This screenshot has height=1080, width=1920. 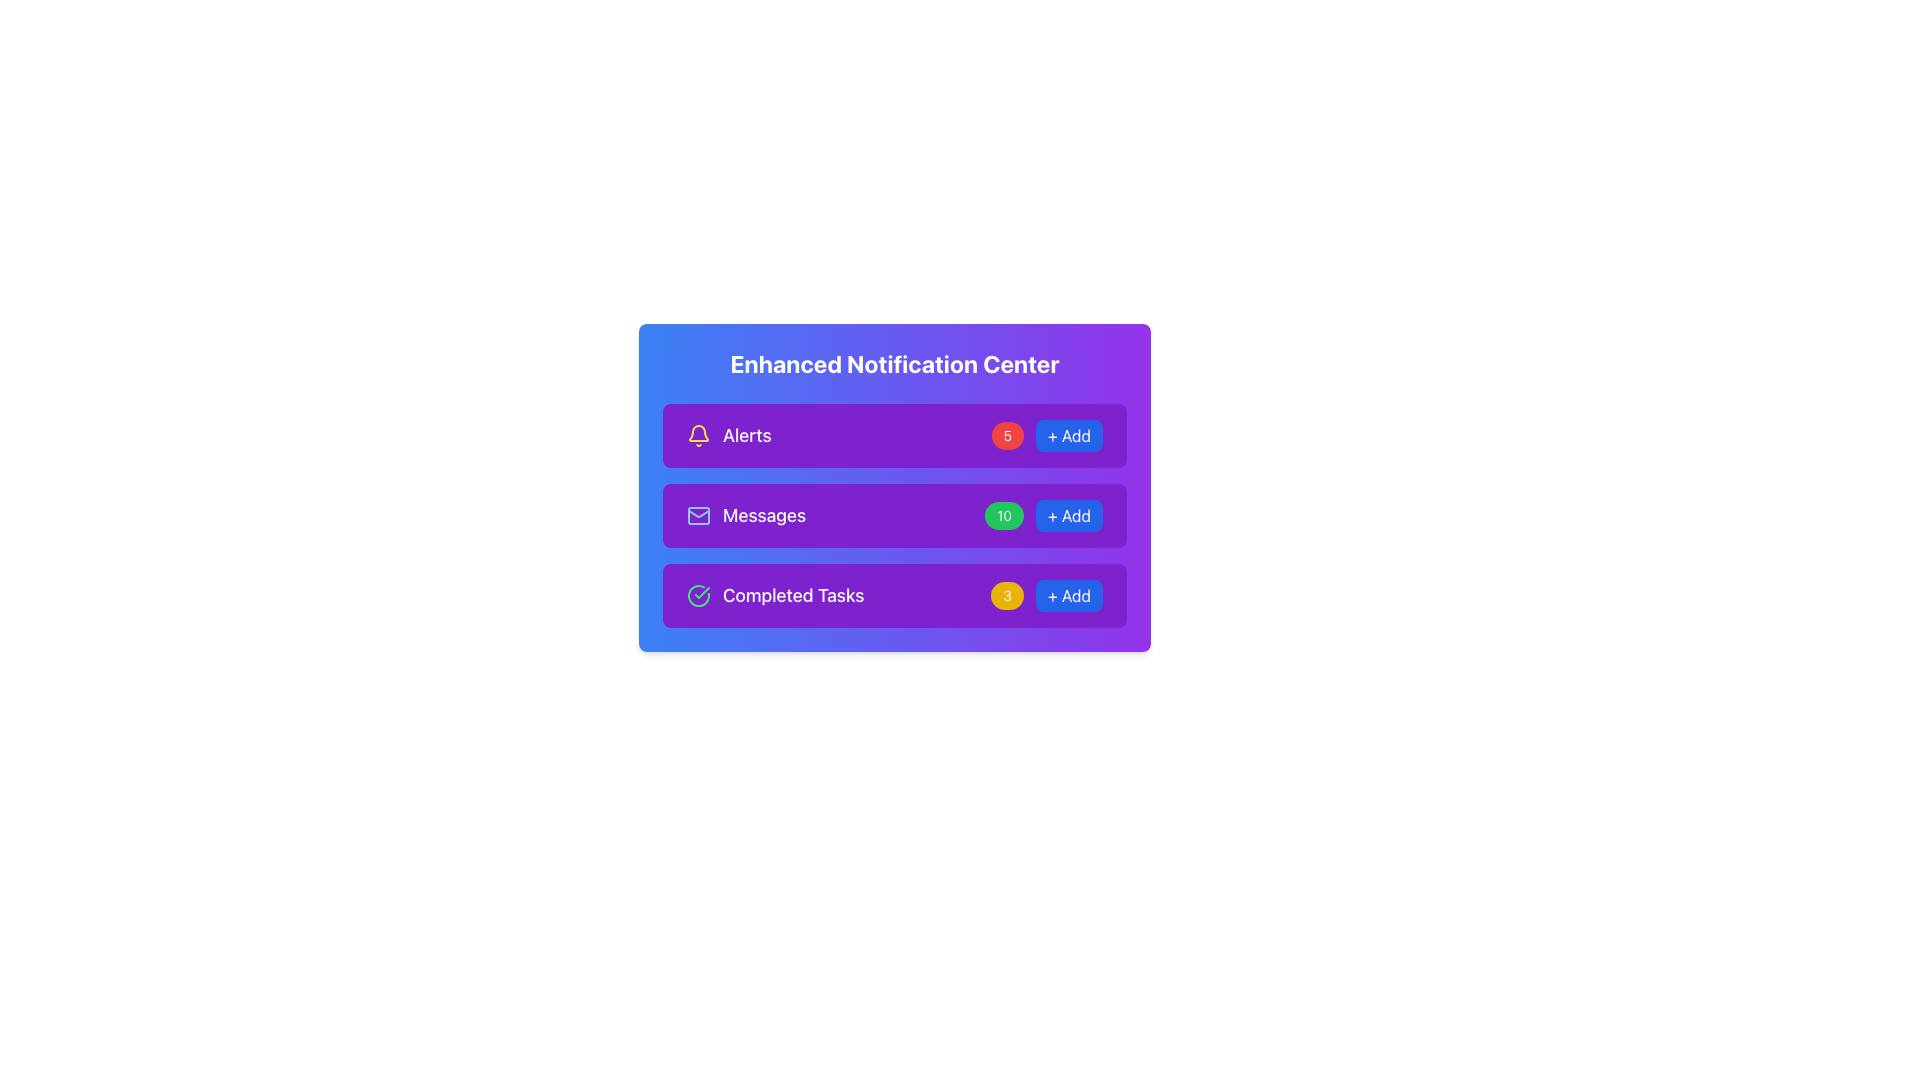 I want to click on the 'Messages' section indicator located in the second row under the 'Enhanced Notification Center', which visually groups the message-related contents, so click(x=745, y=515).